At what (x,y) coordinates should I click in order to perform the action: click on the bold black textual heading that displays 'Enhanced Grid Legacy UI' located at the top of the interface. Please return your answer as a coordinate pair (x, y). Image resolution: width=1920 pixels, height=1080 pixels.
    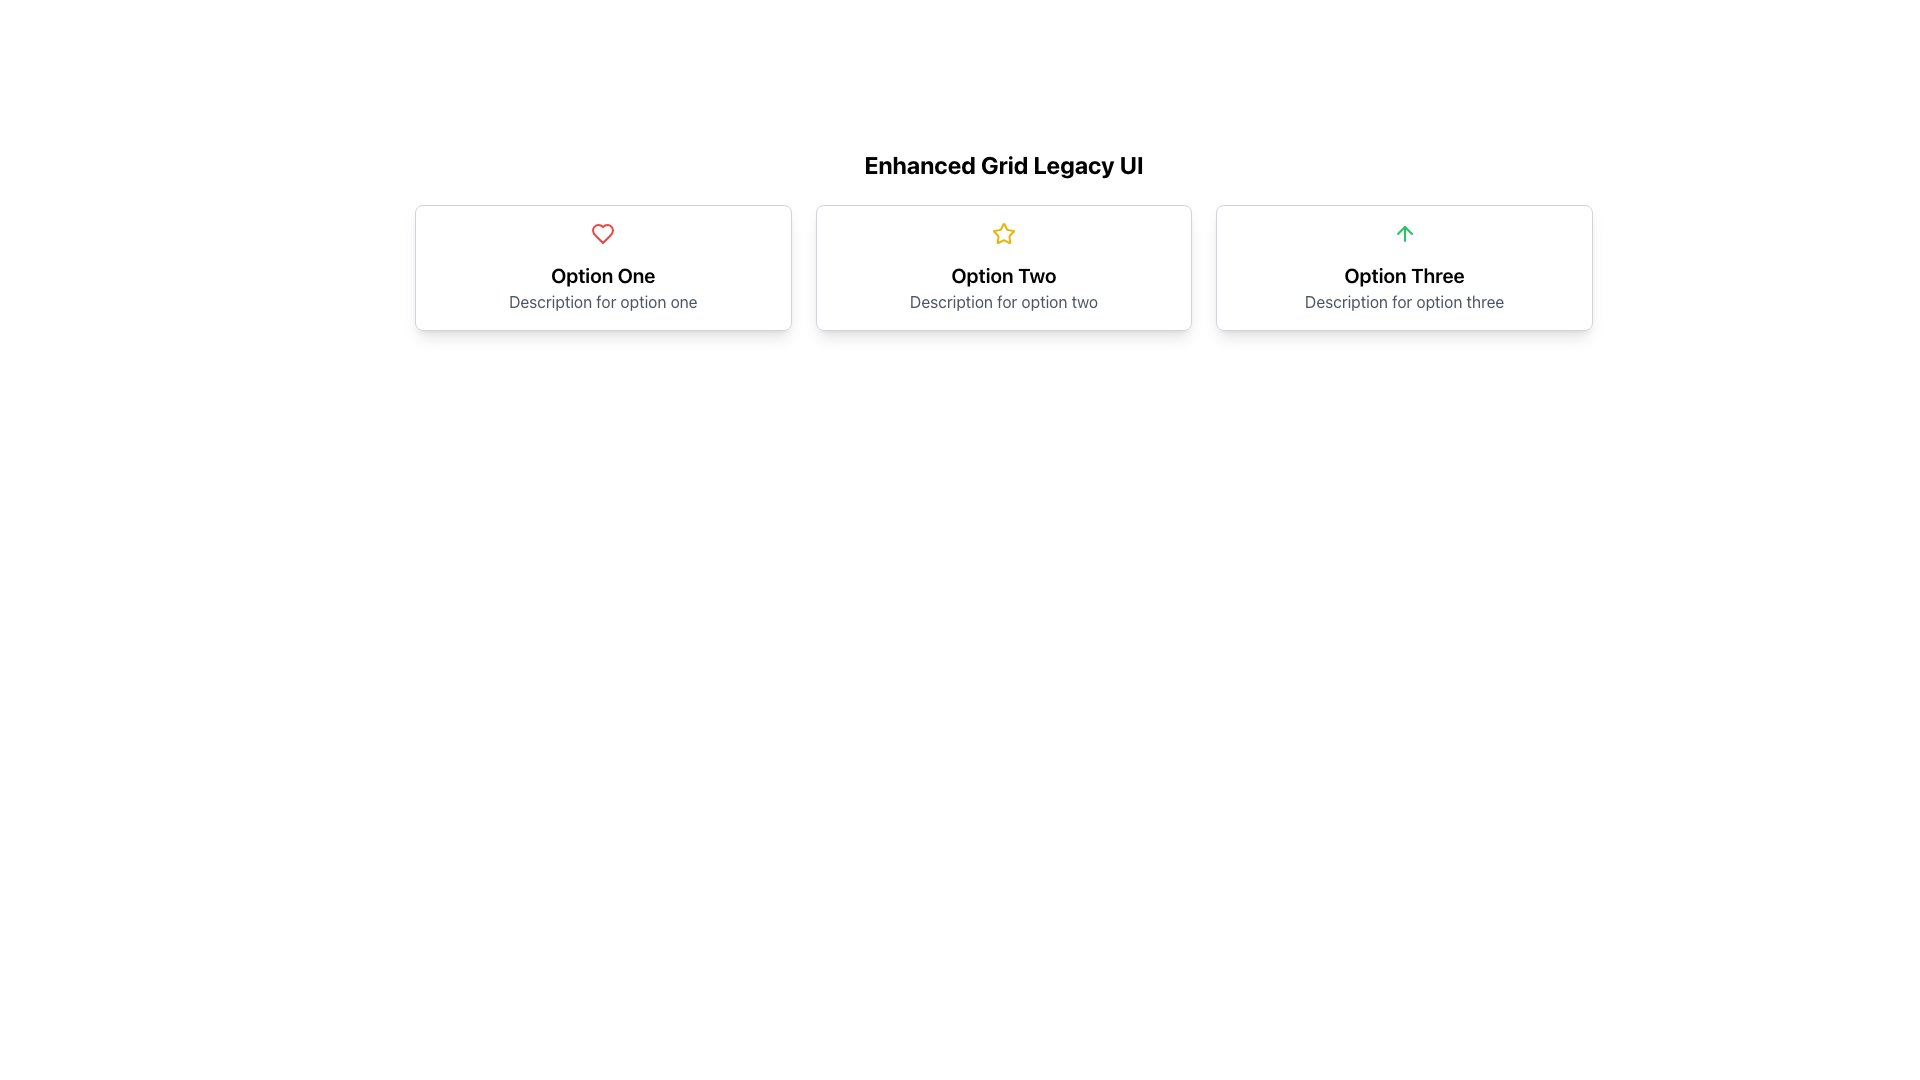
    Looking at the image, I should click on (1003, 164).